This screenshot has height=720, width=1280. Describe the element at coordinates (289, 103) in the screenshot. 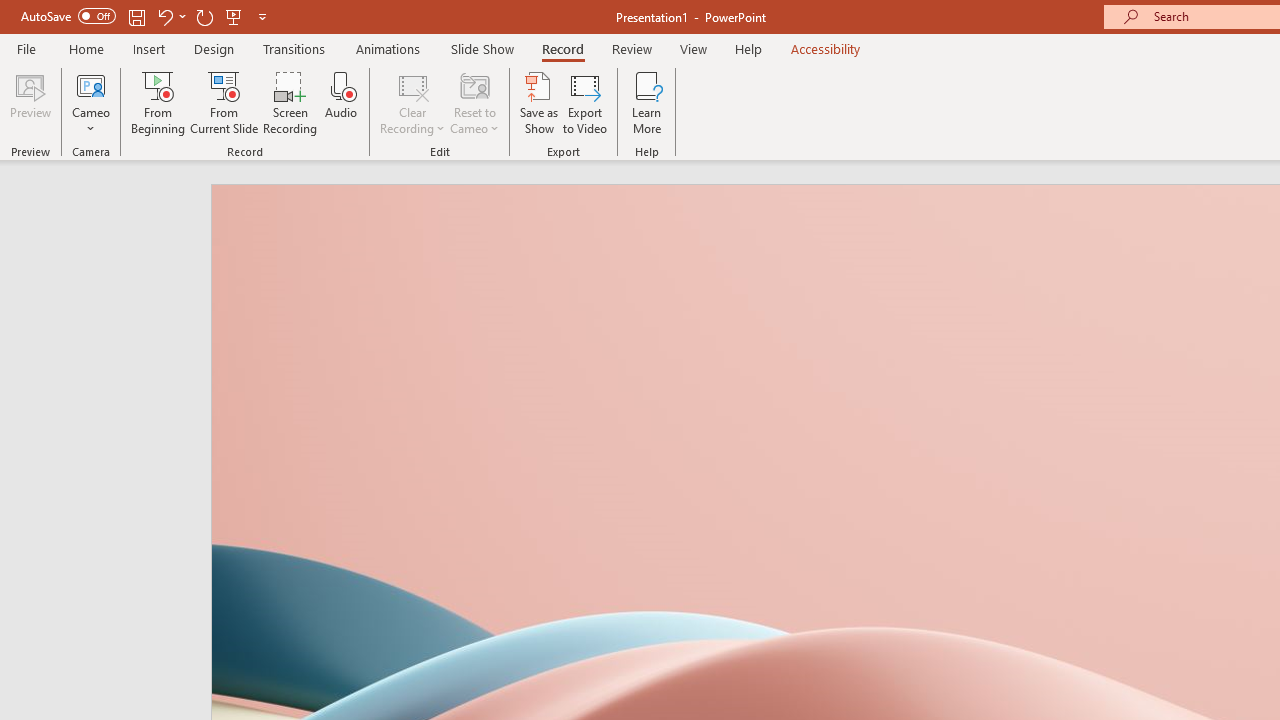

I see `'Screen Recording'` at that location.